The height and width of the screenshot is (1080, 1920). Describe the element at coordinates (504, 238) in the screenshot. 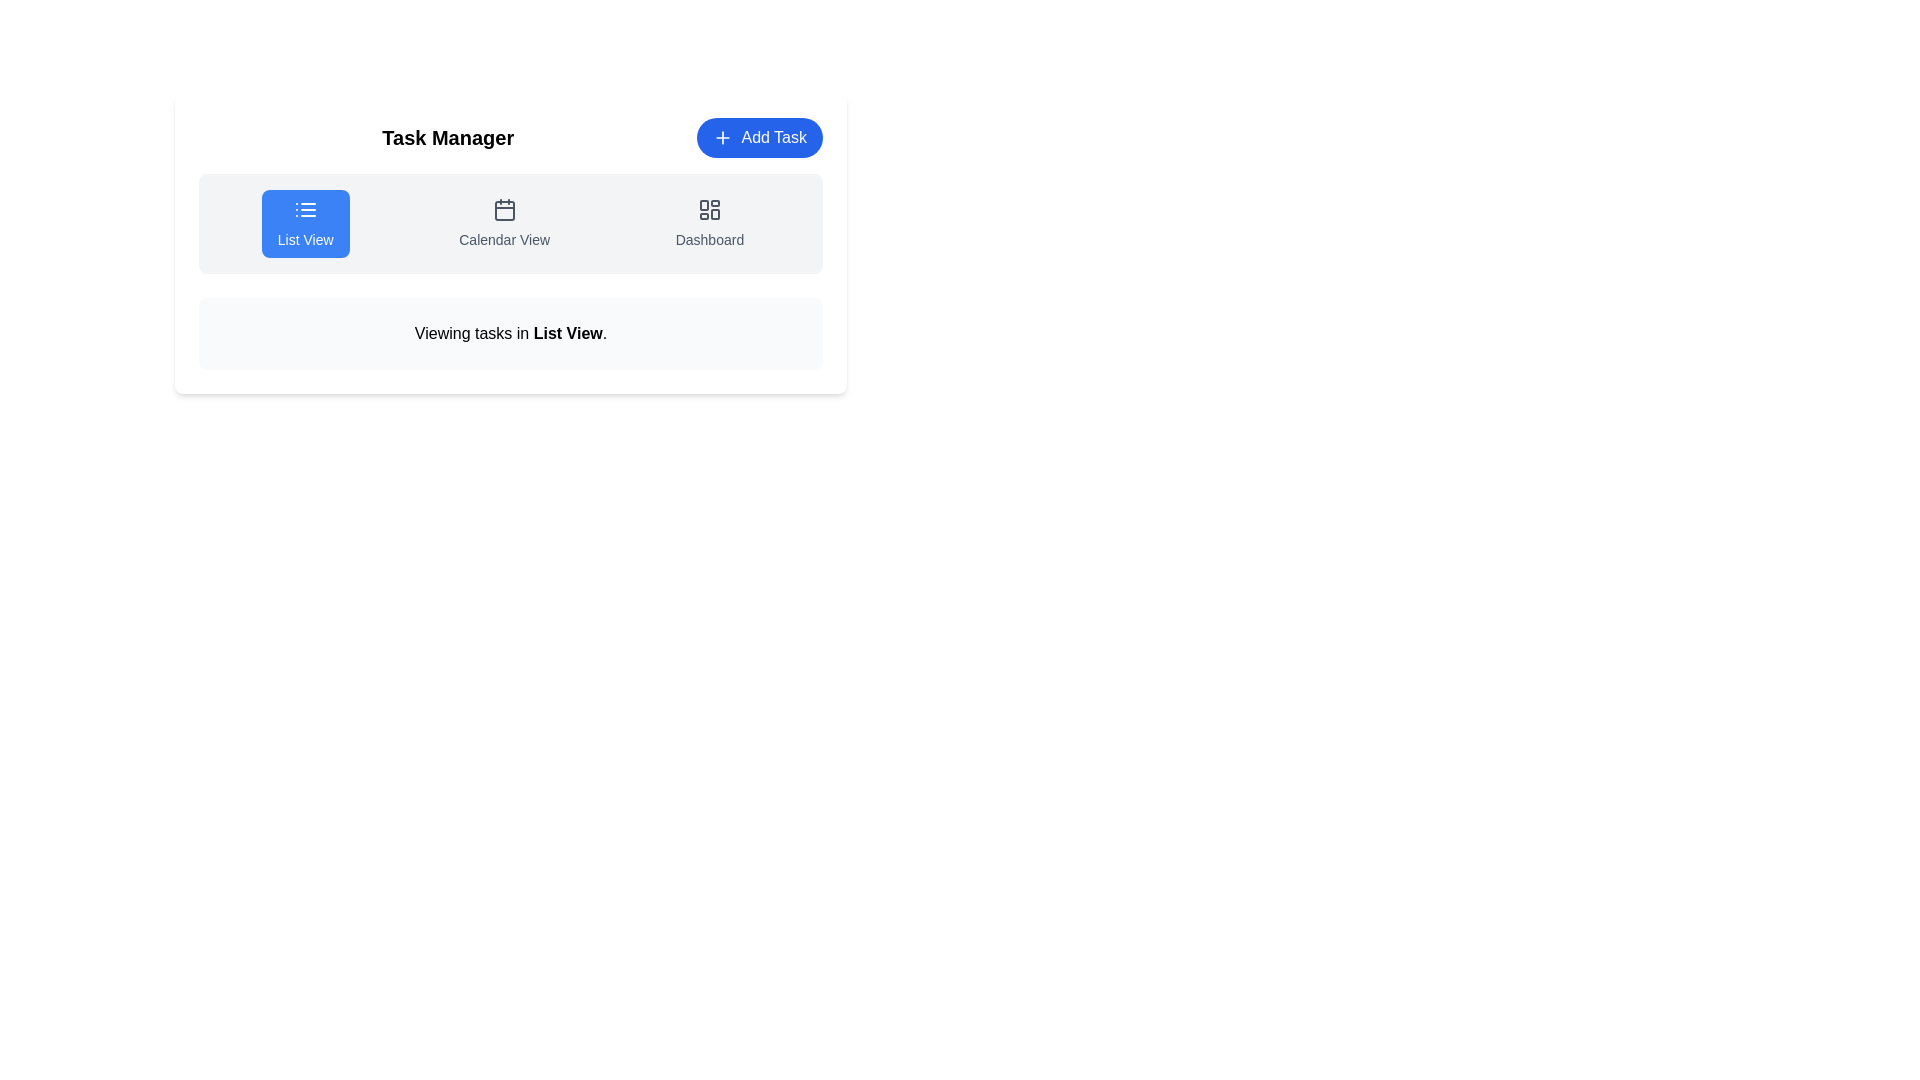

I see `the text label displaying 'Calendar View', which is located below the calendar icon in the navigation button layout` at that location.